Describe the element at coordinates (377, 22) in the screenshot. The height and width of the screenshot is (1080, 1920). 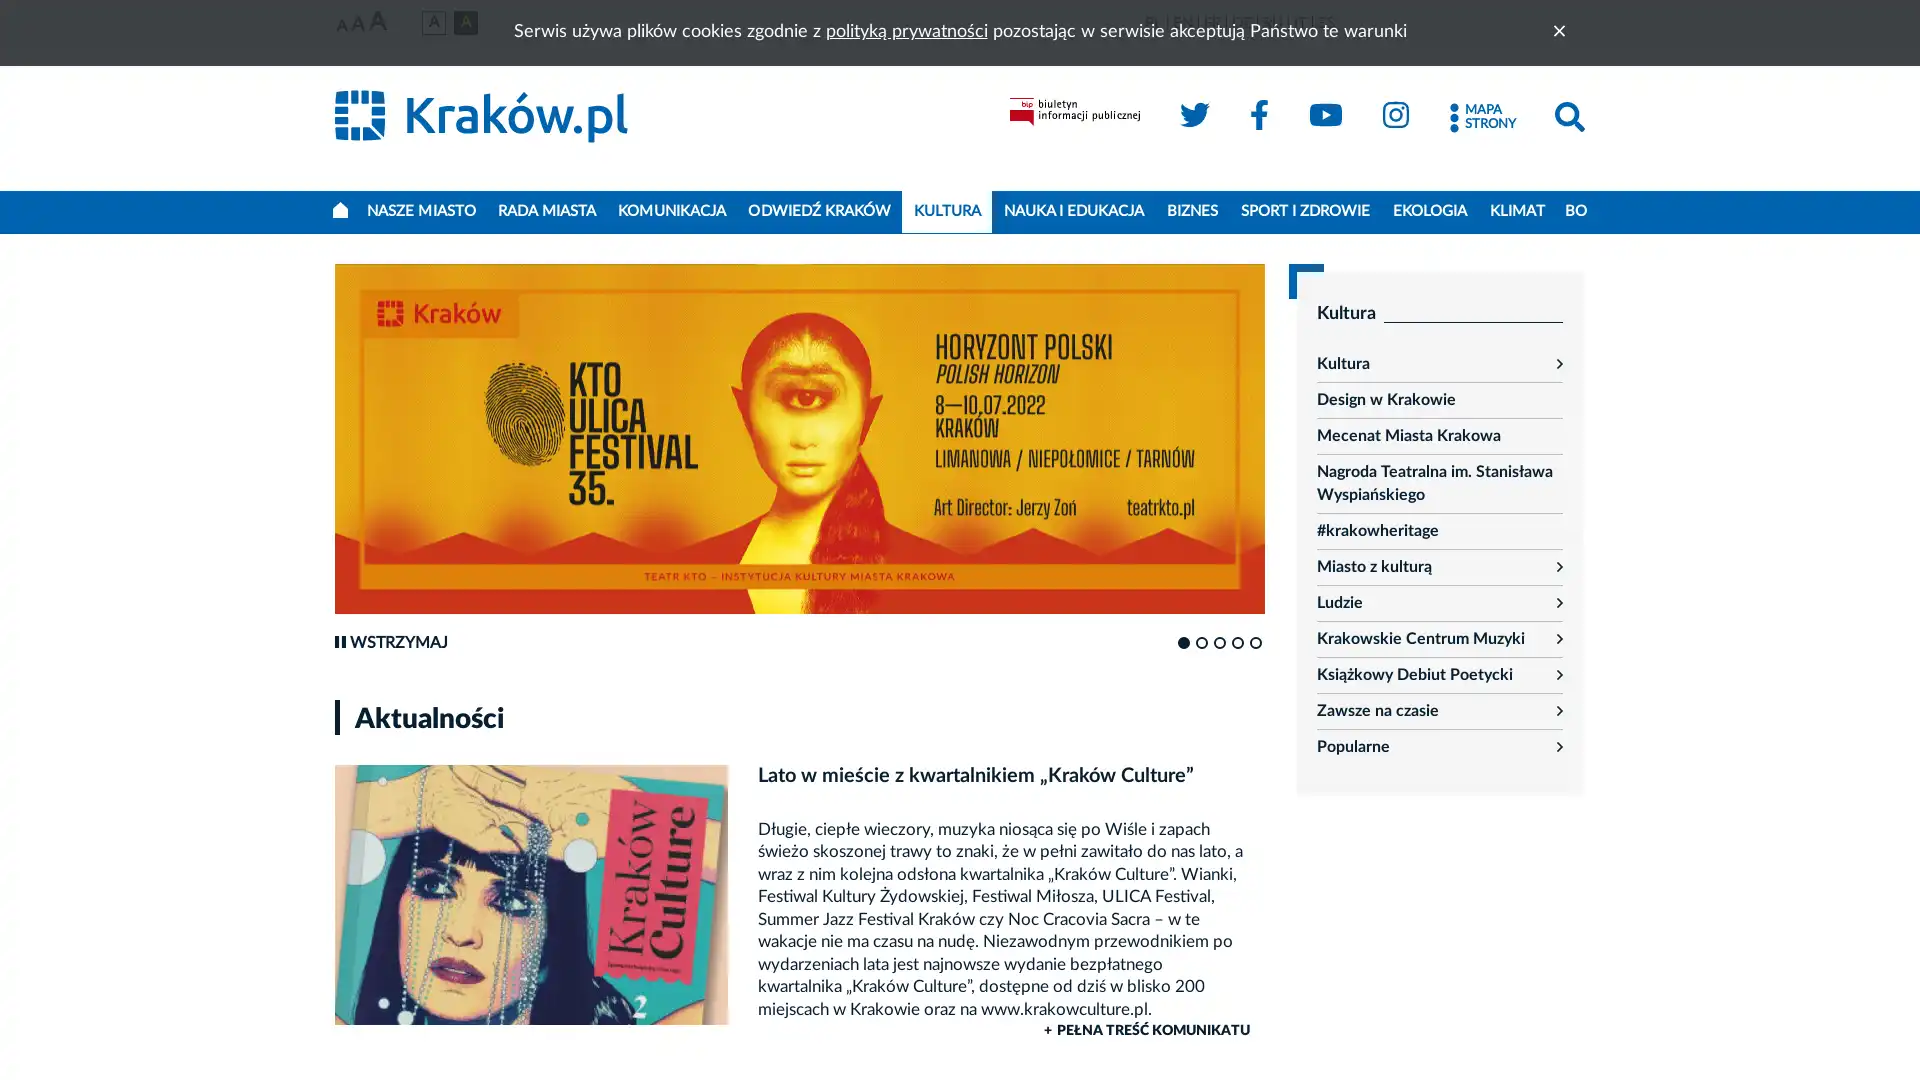
I see `Najwieksza czcionka` at that location.